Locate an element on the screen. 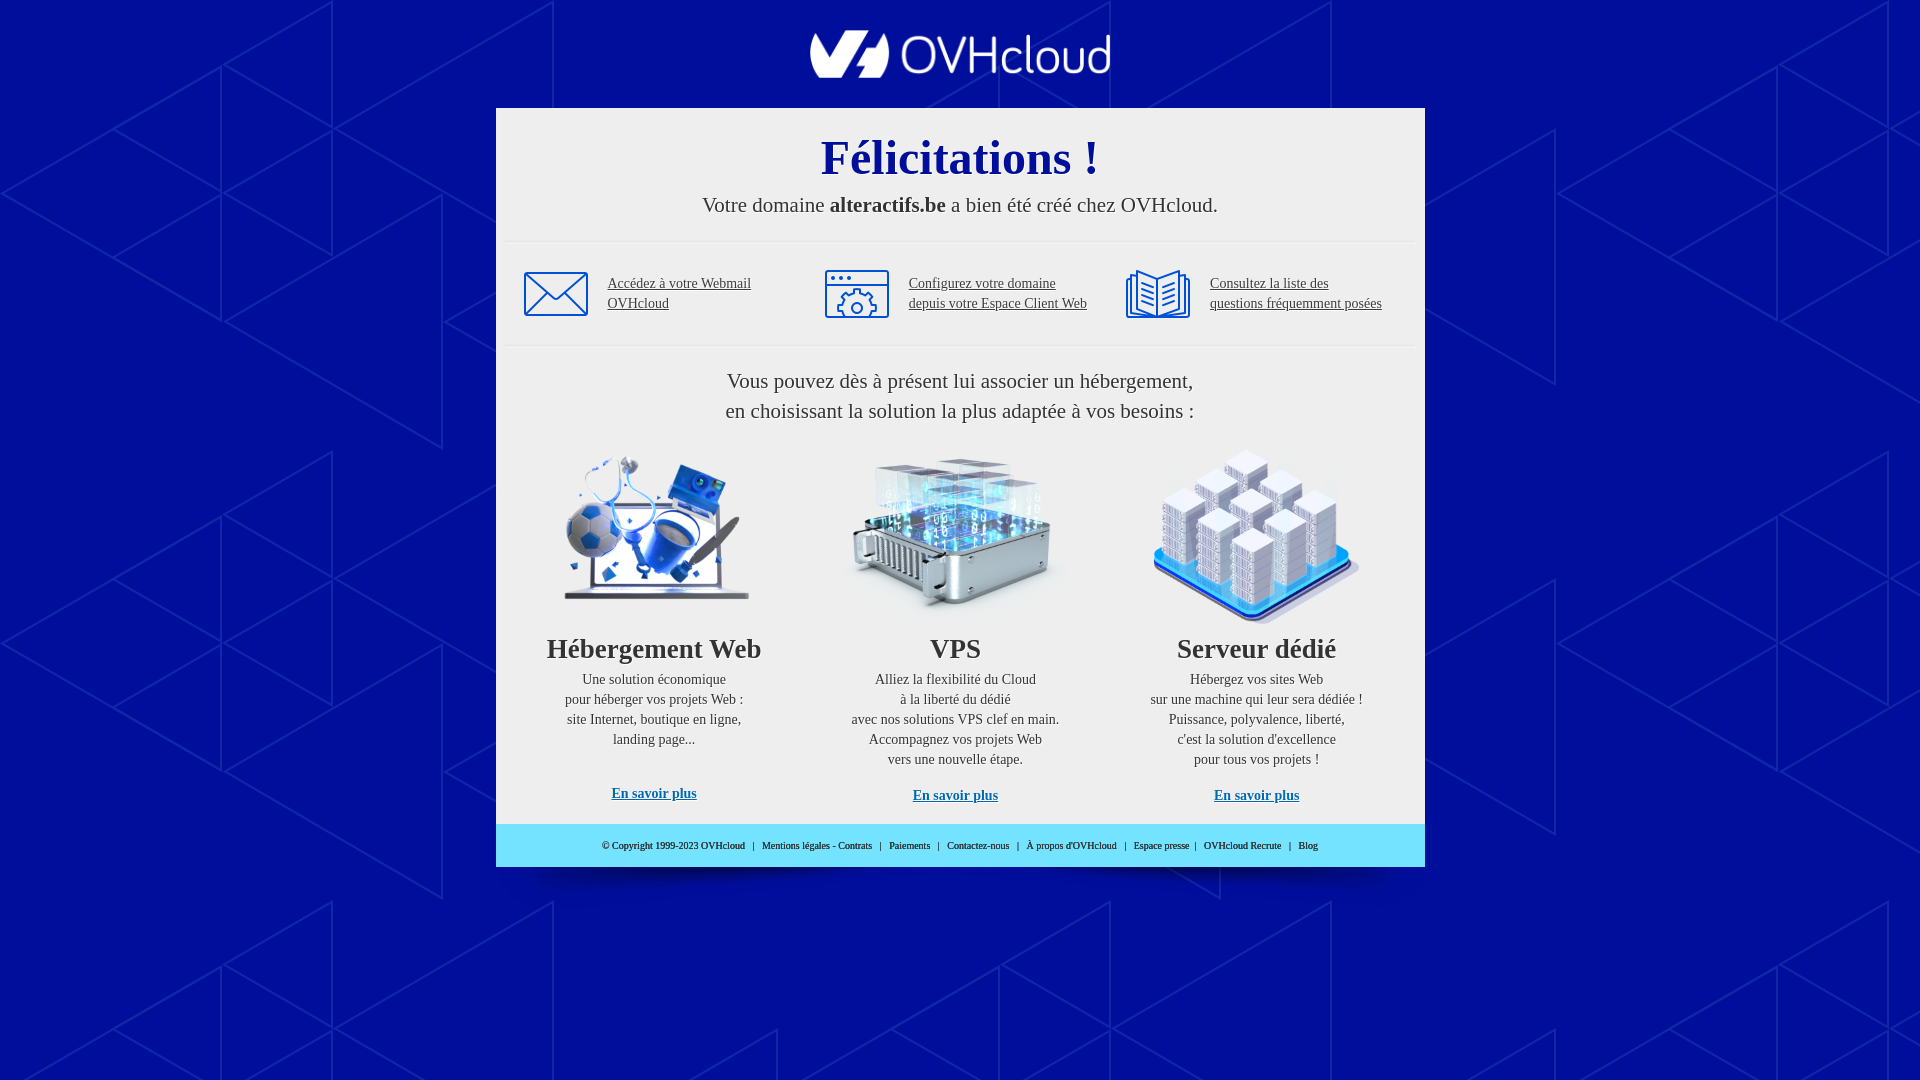 This screenshot has width=1920, height=1080. 'Blog' is located at coordinates (1308, 845).